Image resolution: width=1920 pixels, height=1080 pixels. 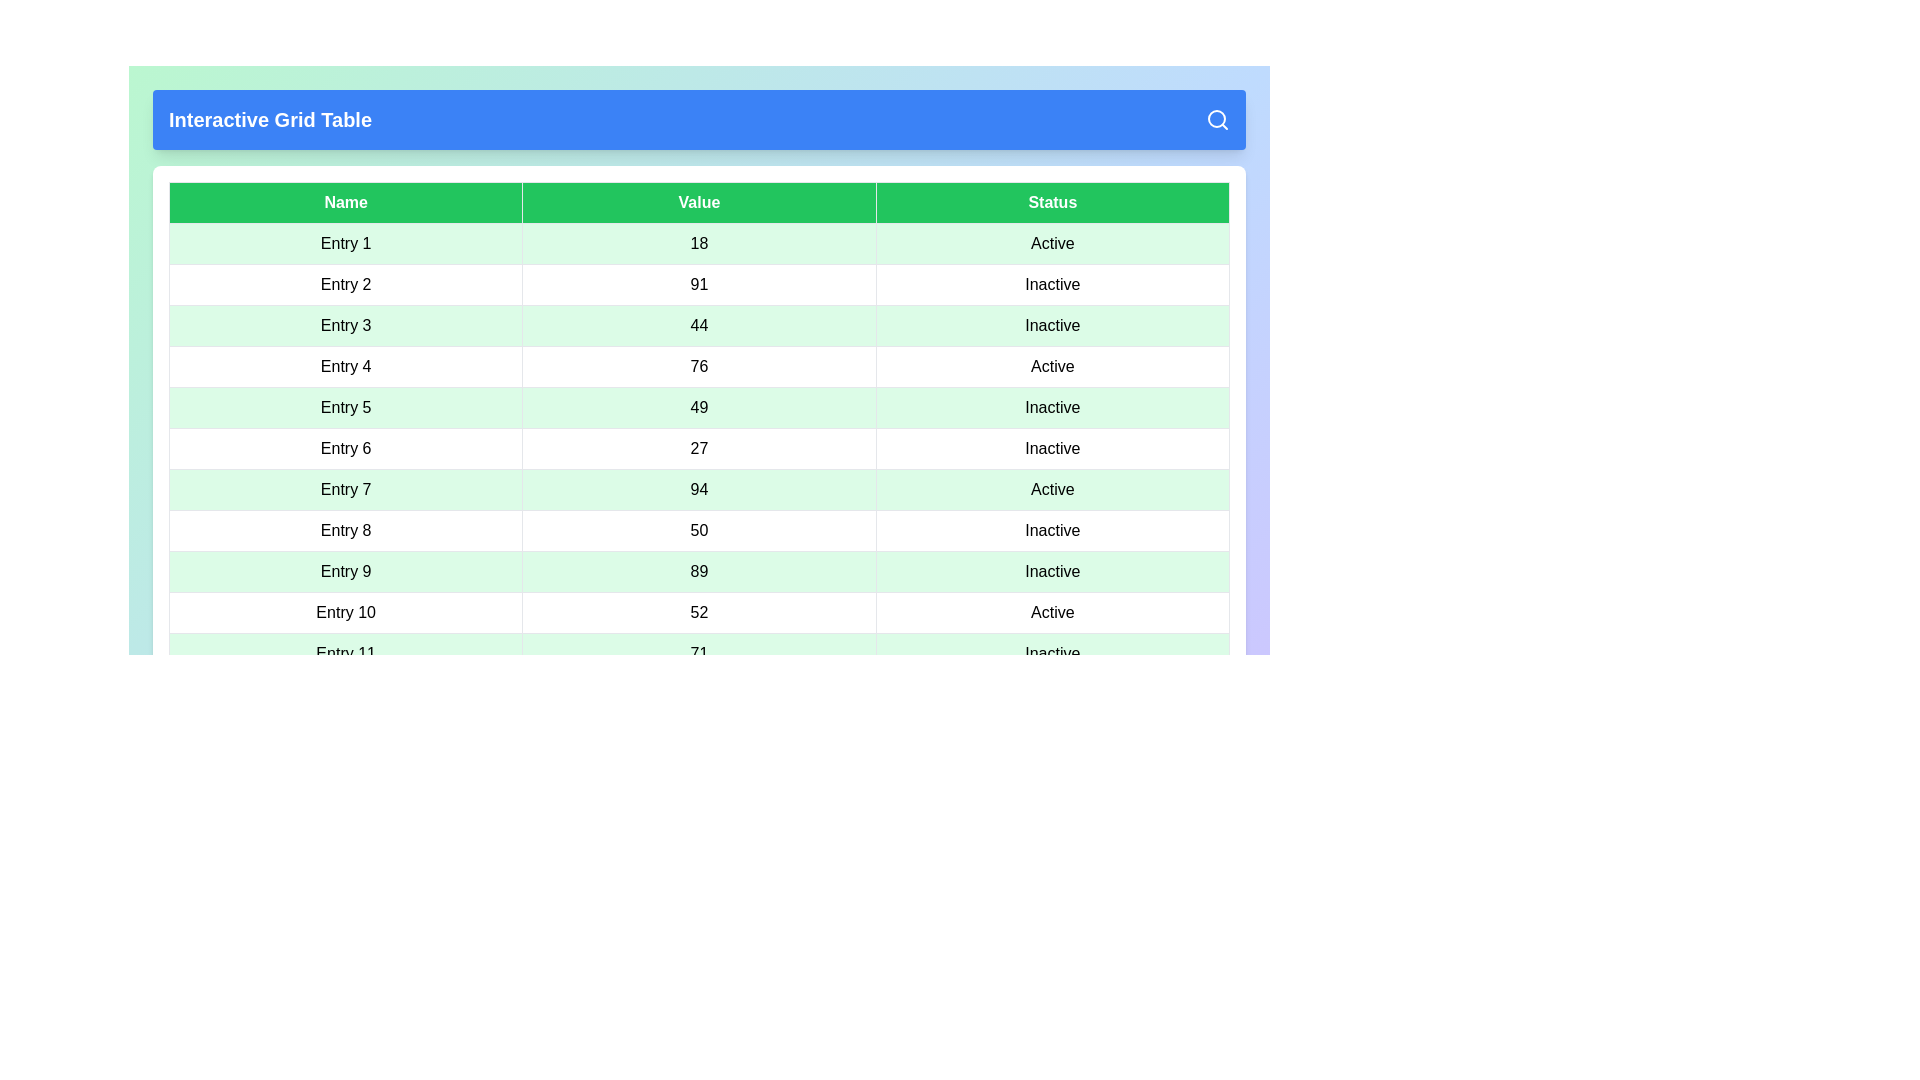 What do you see at coordinates (699, 203) in the screenshot?
I see `the column header 'Value' to sort the table by that column` at bounding box center [699, 203].